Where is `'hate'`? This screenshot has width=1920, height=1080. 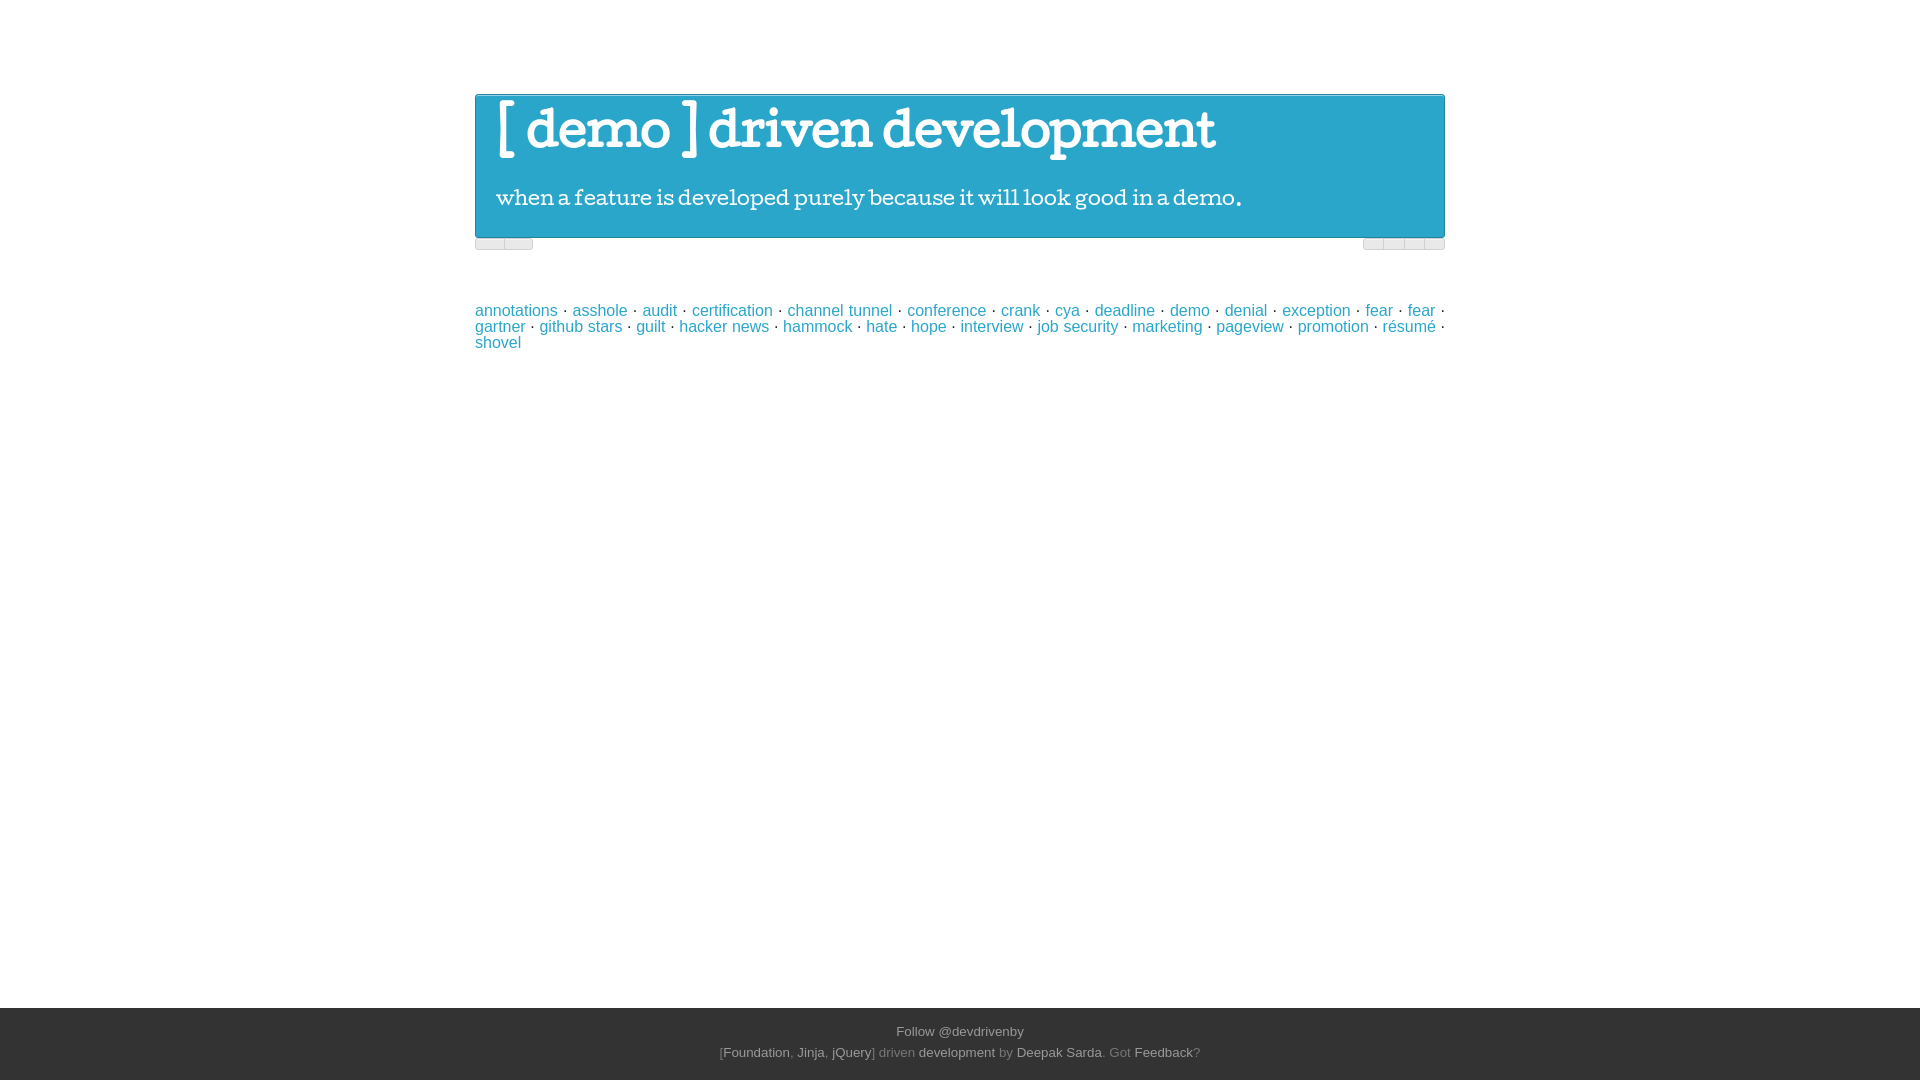
'hate' is located at coordinates (865, 325).